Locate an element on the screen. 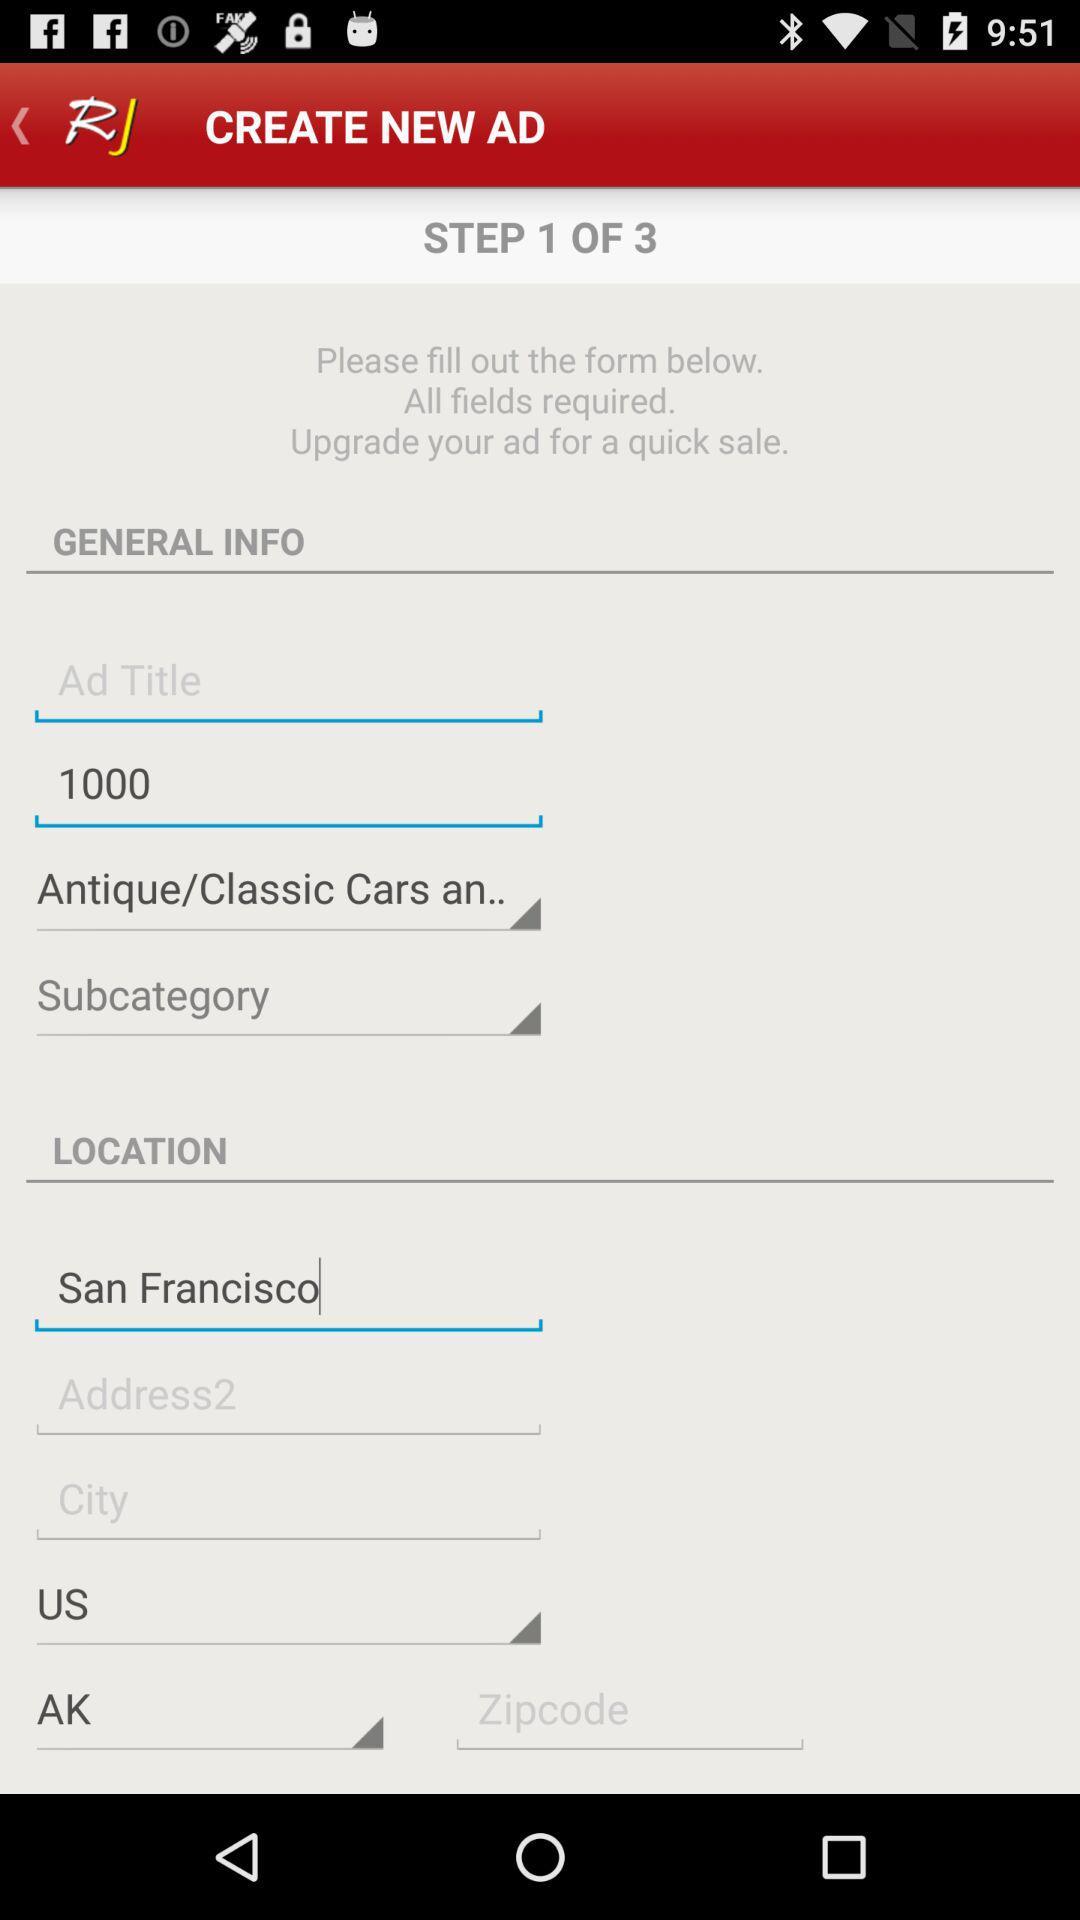  advertisement title is located at coordinates (288, 678).